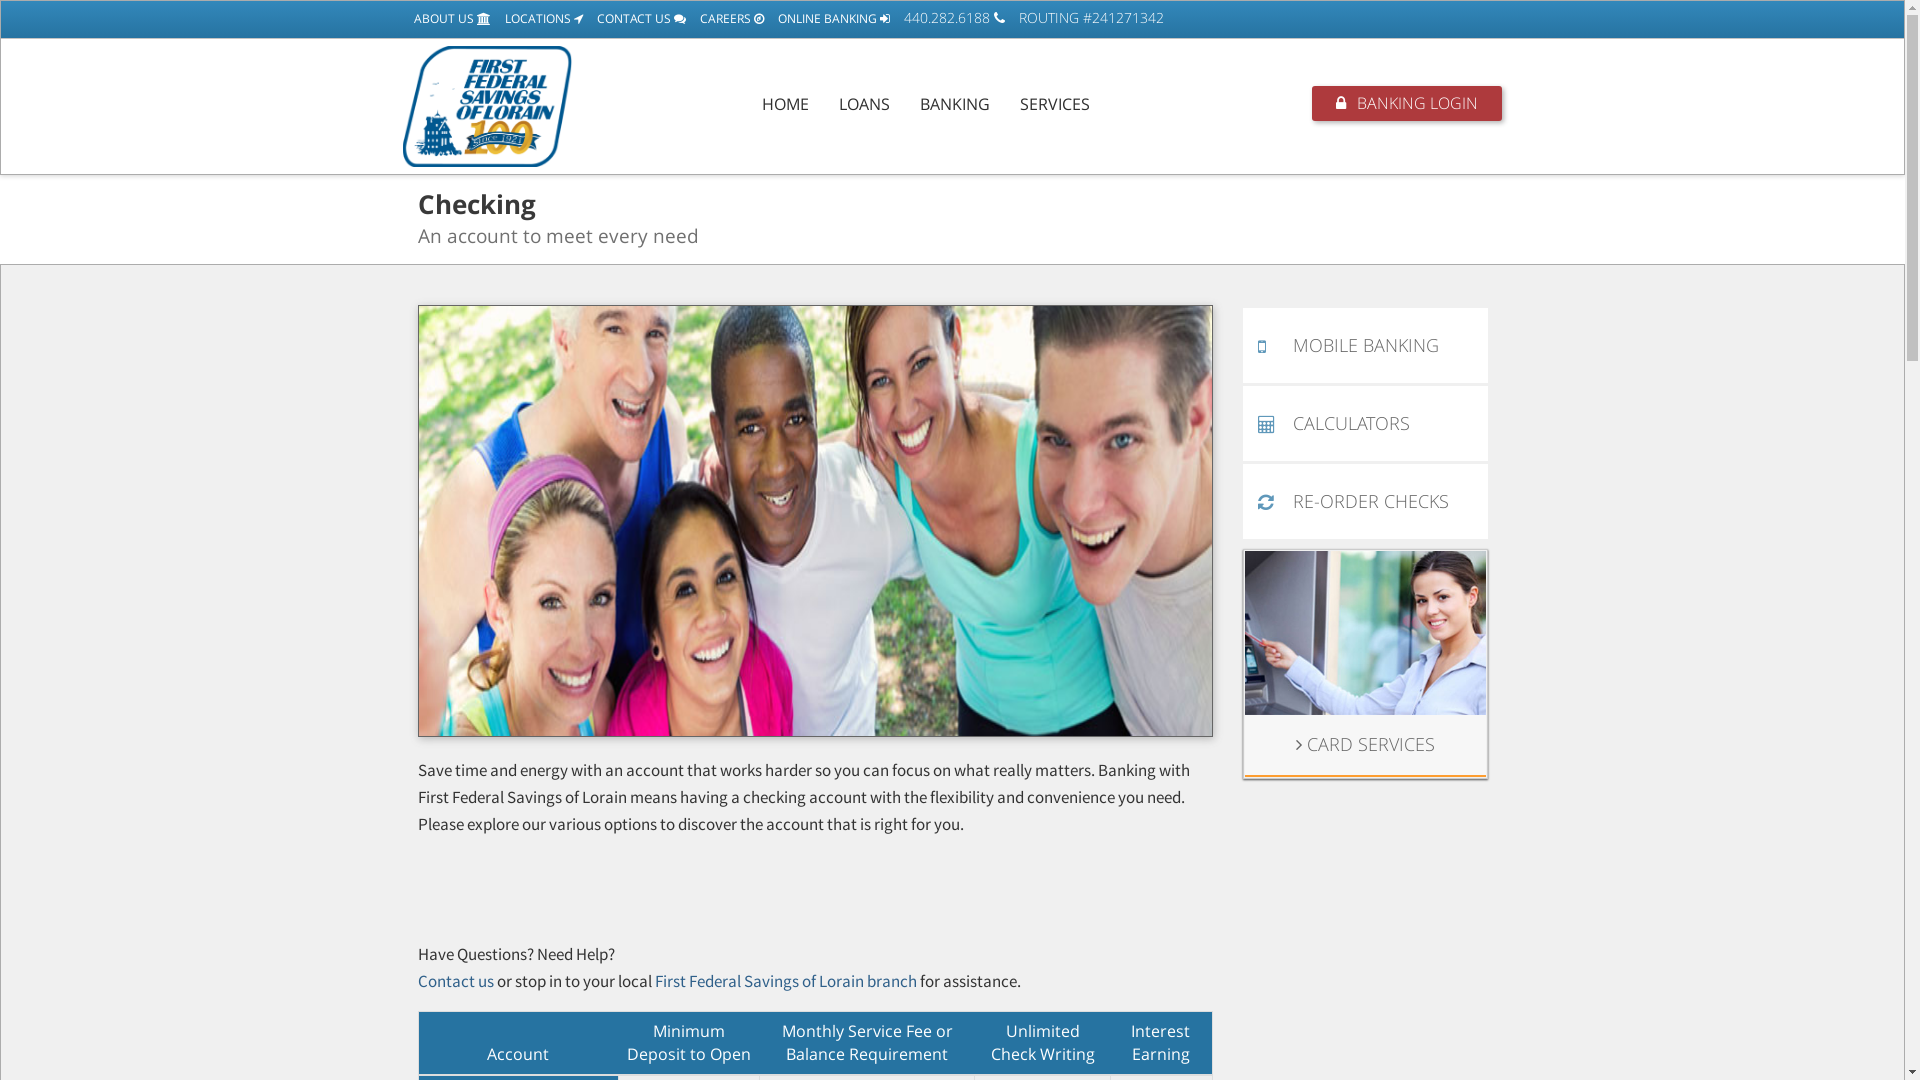 This screenshot has width=1920, height=1080. I want to click on 'LOANS', so click(864, 104).